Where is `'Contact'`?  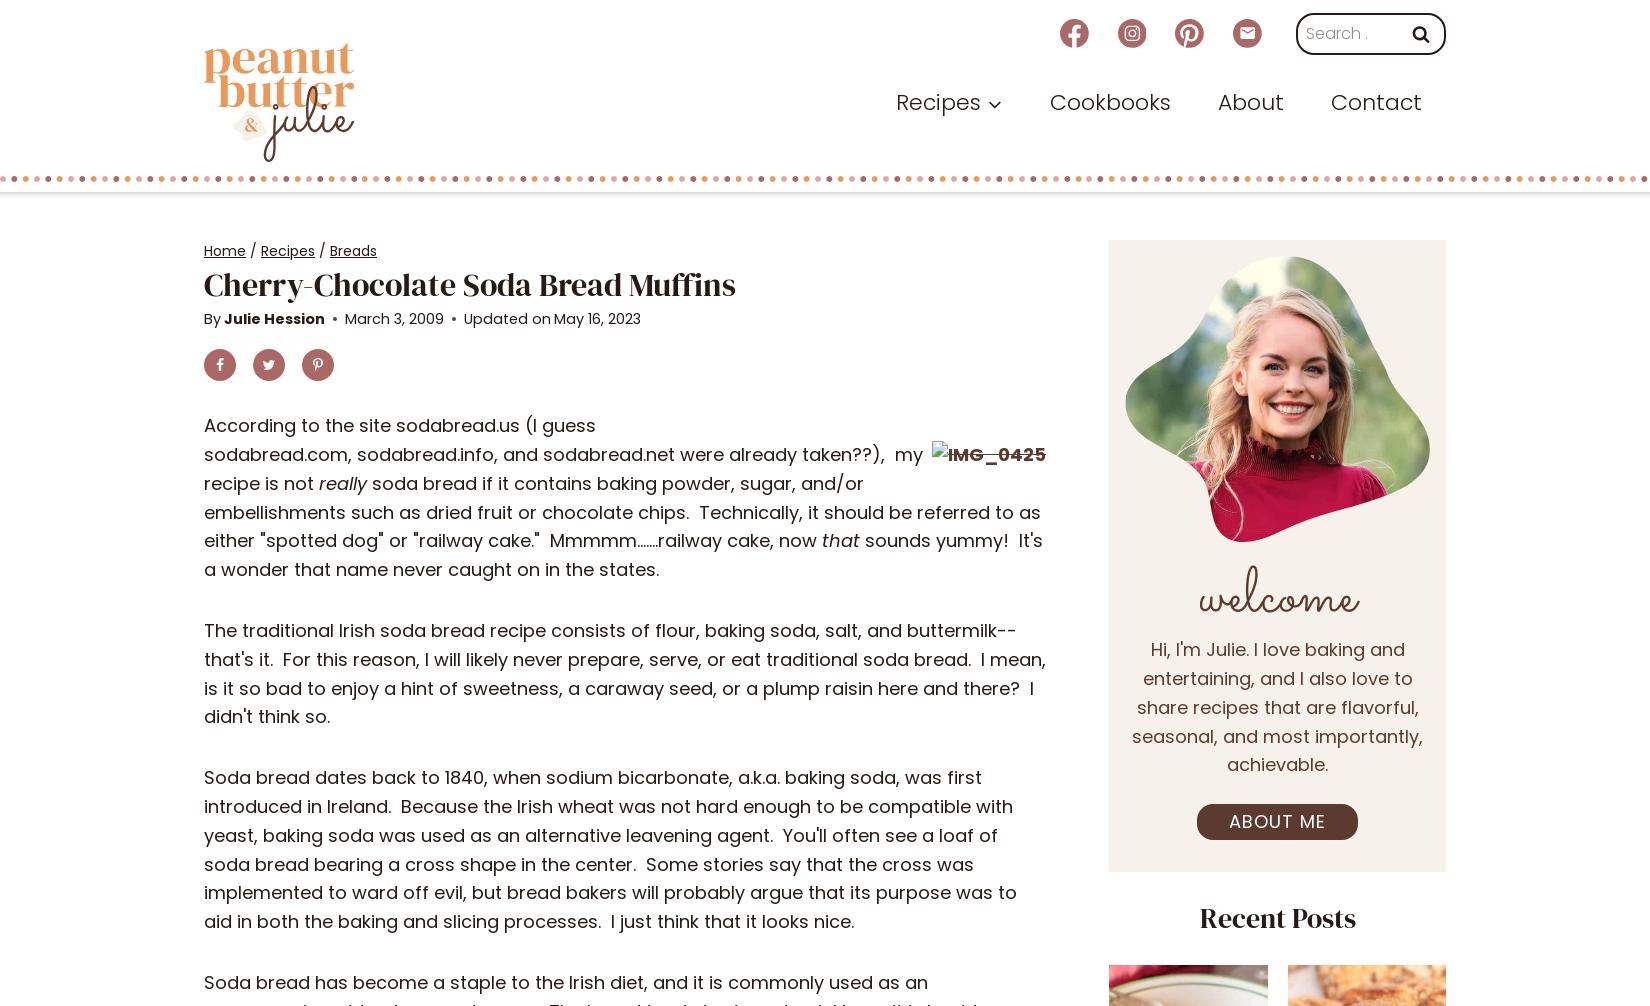
'Contact' is located at coordinates (1330, 101).